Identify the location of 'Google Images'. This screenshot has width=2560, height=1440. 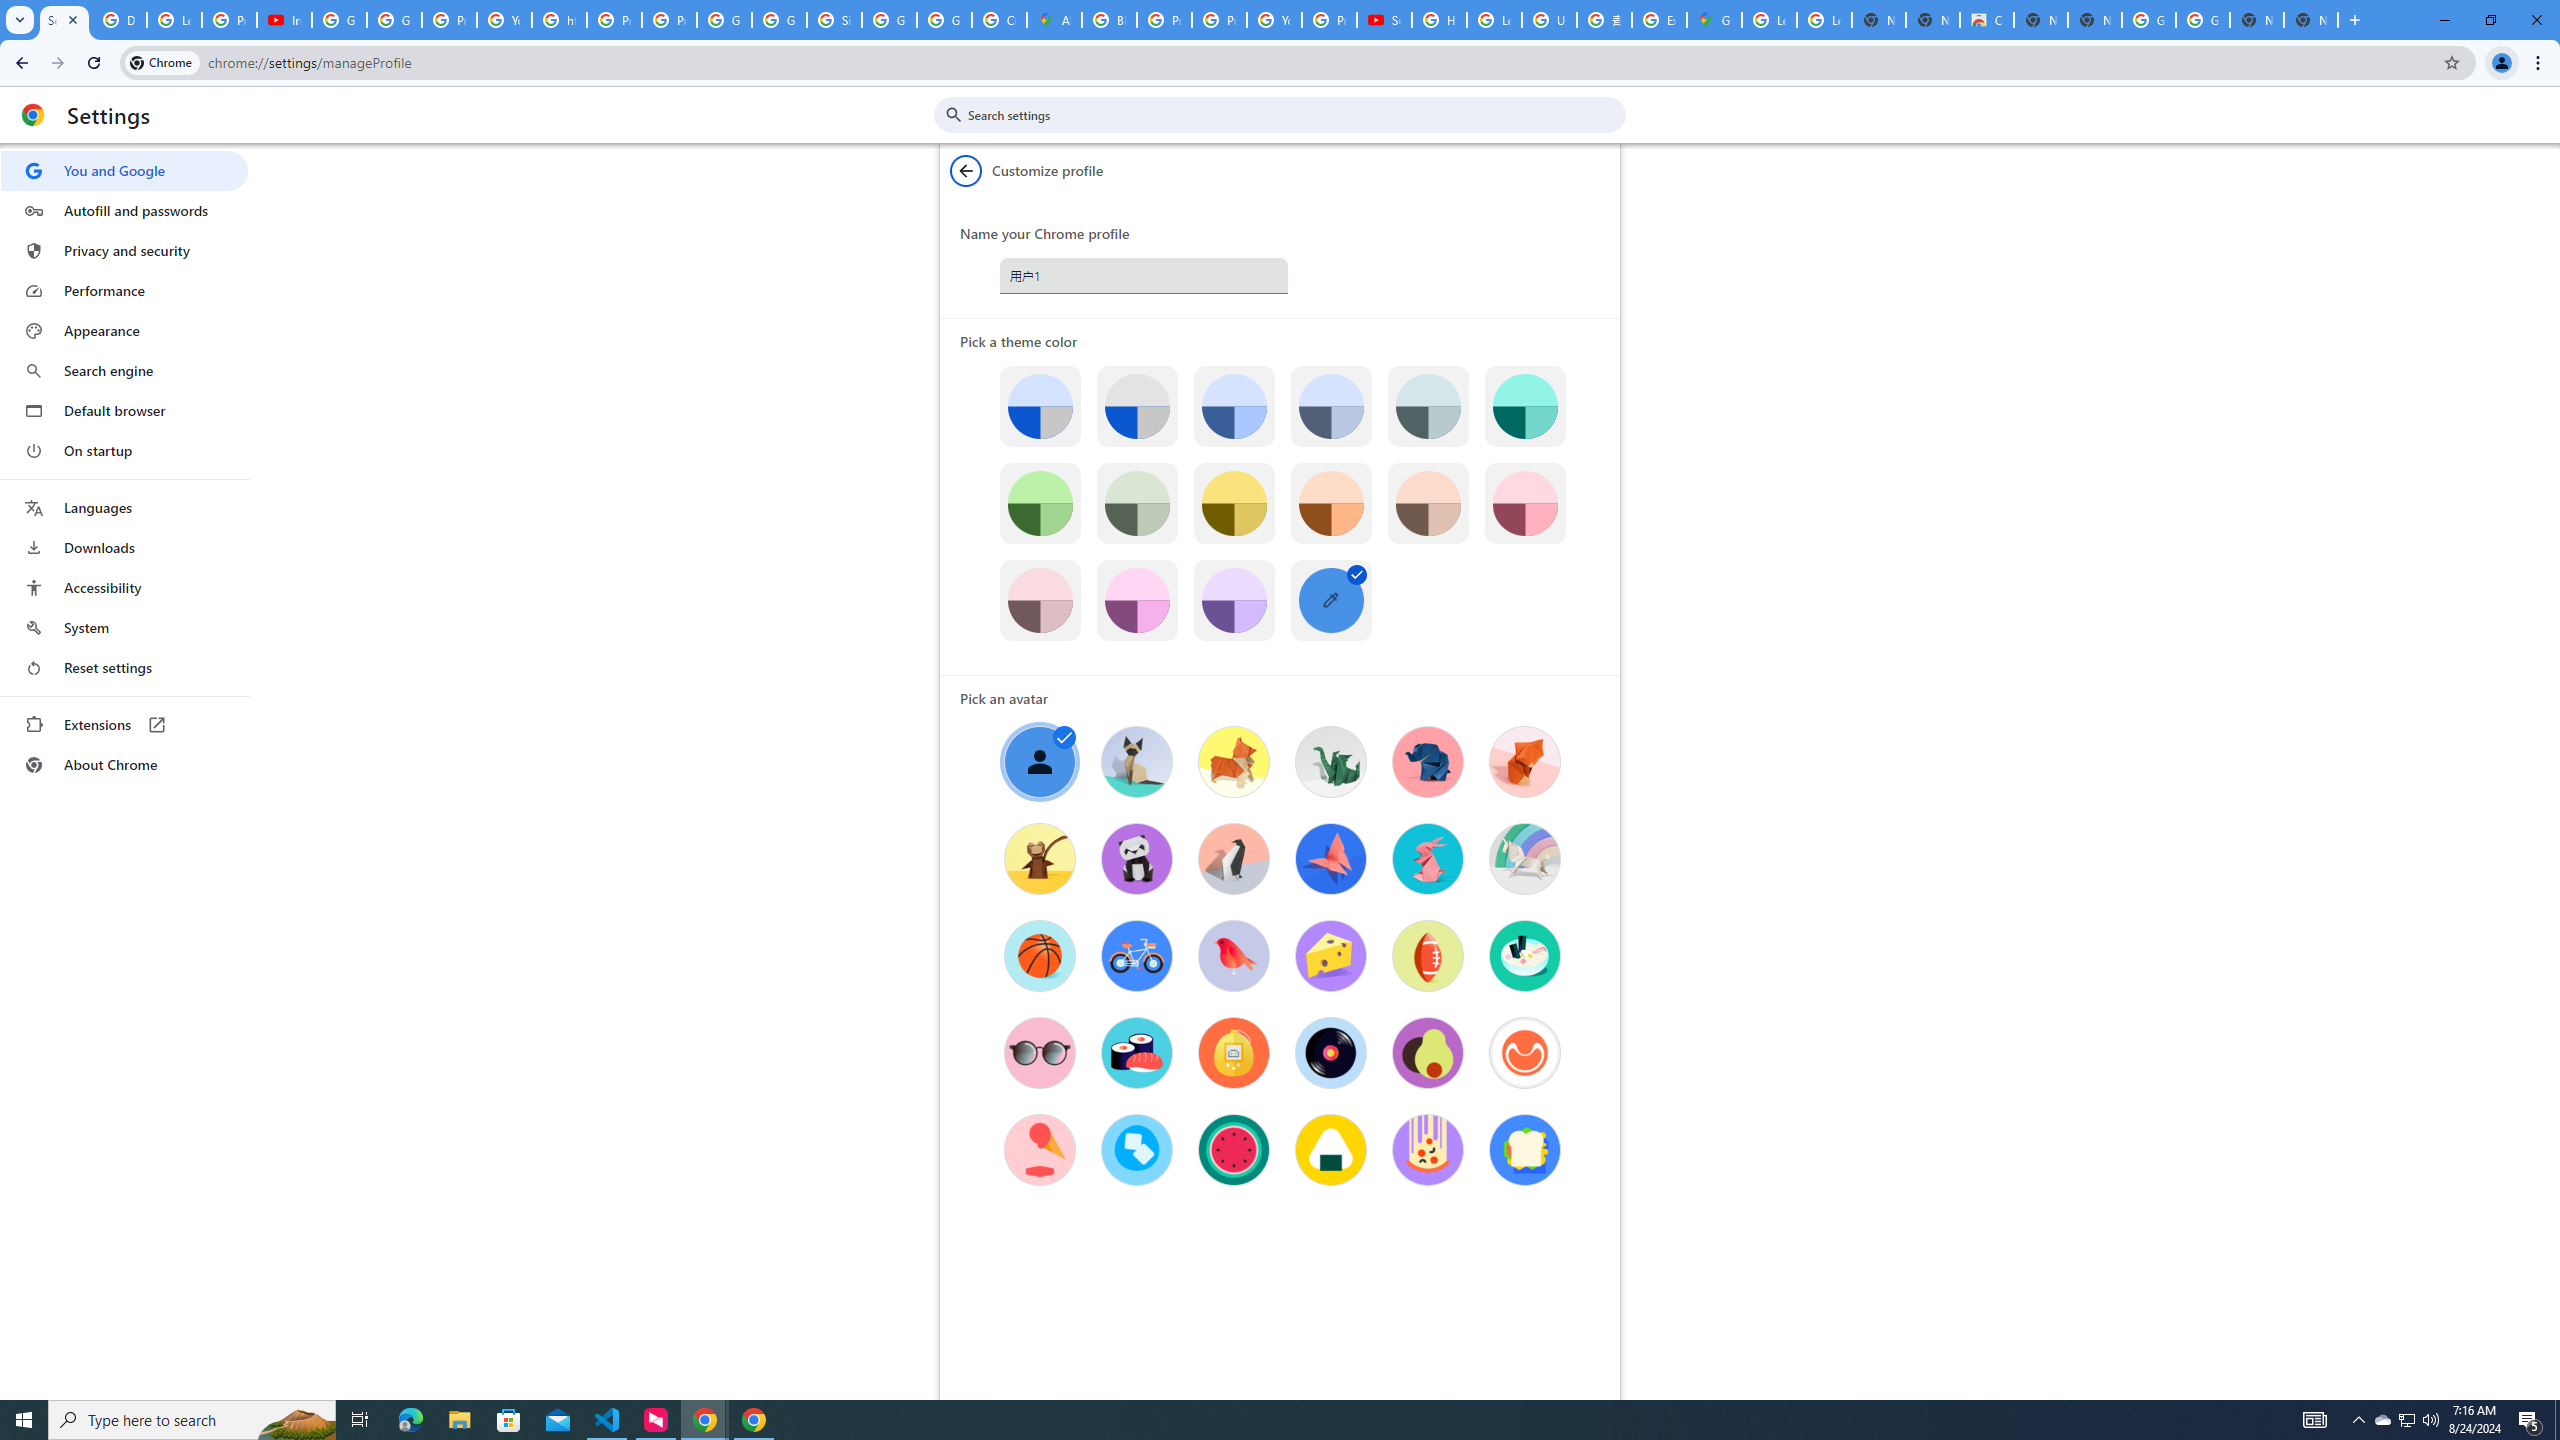
(2201, 19).